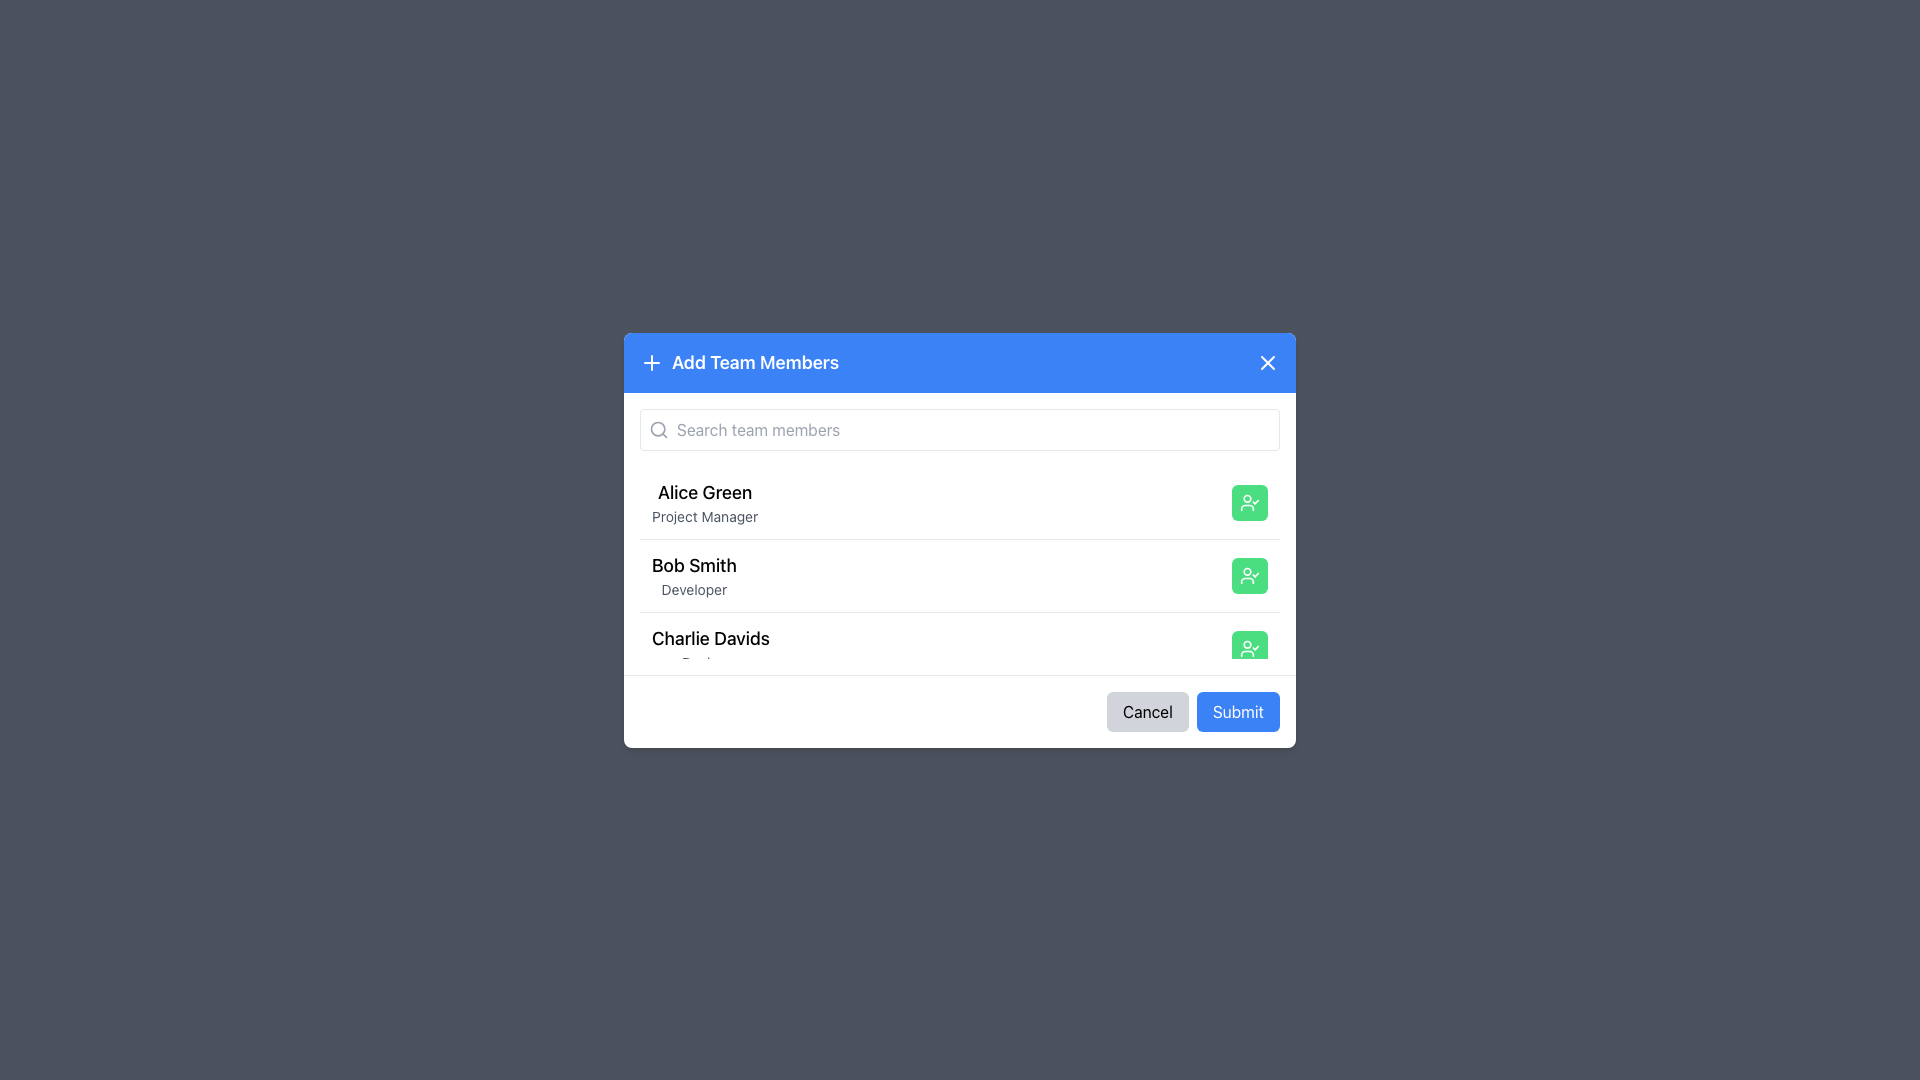  Describe the element at coordinates (1248, 648) in the screenshot. I see `the green button with a user silhouette and checkmark next to 'Charlie Davids'` at that location.